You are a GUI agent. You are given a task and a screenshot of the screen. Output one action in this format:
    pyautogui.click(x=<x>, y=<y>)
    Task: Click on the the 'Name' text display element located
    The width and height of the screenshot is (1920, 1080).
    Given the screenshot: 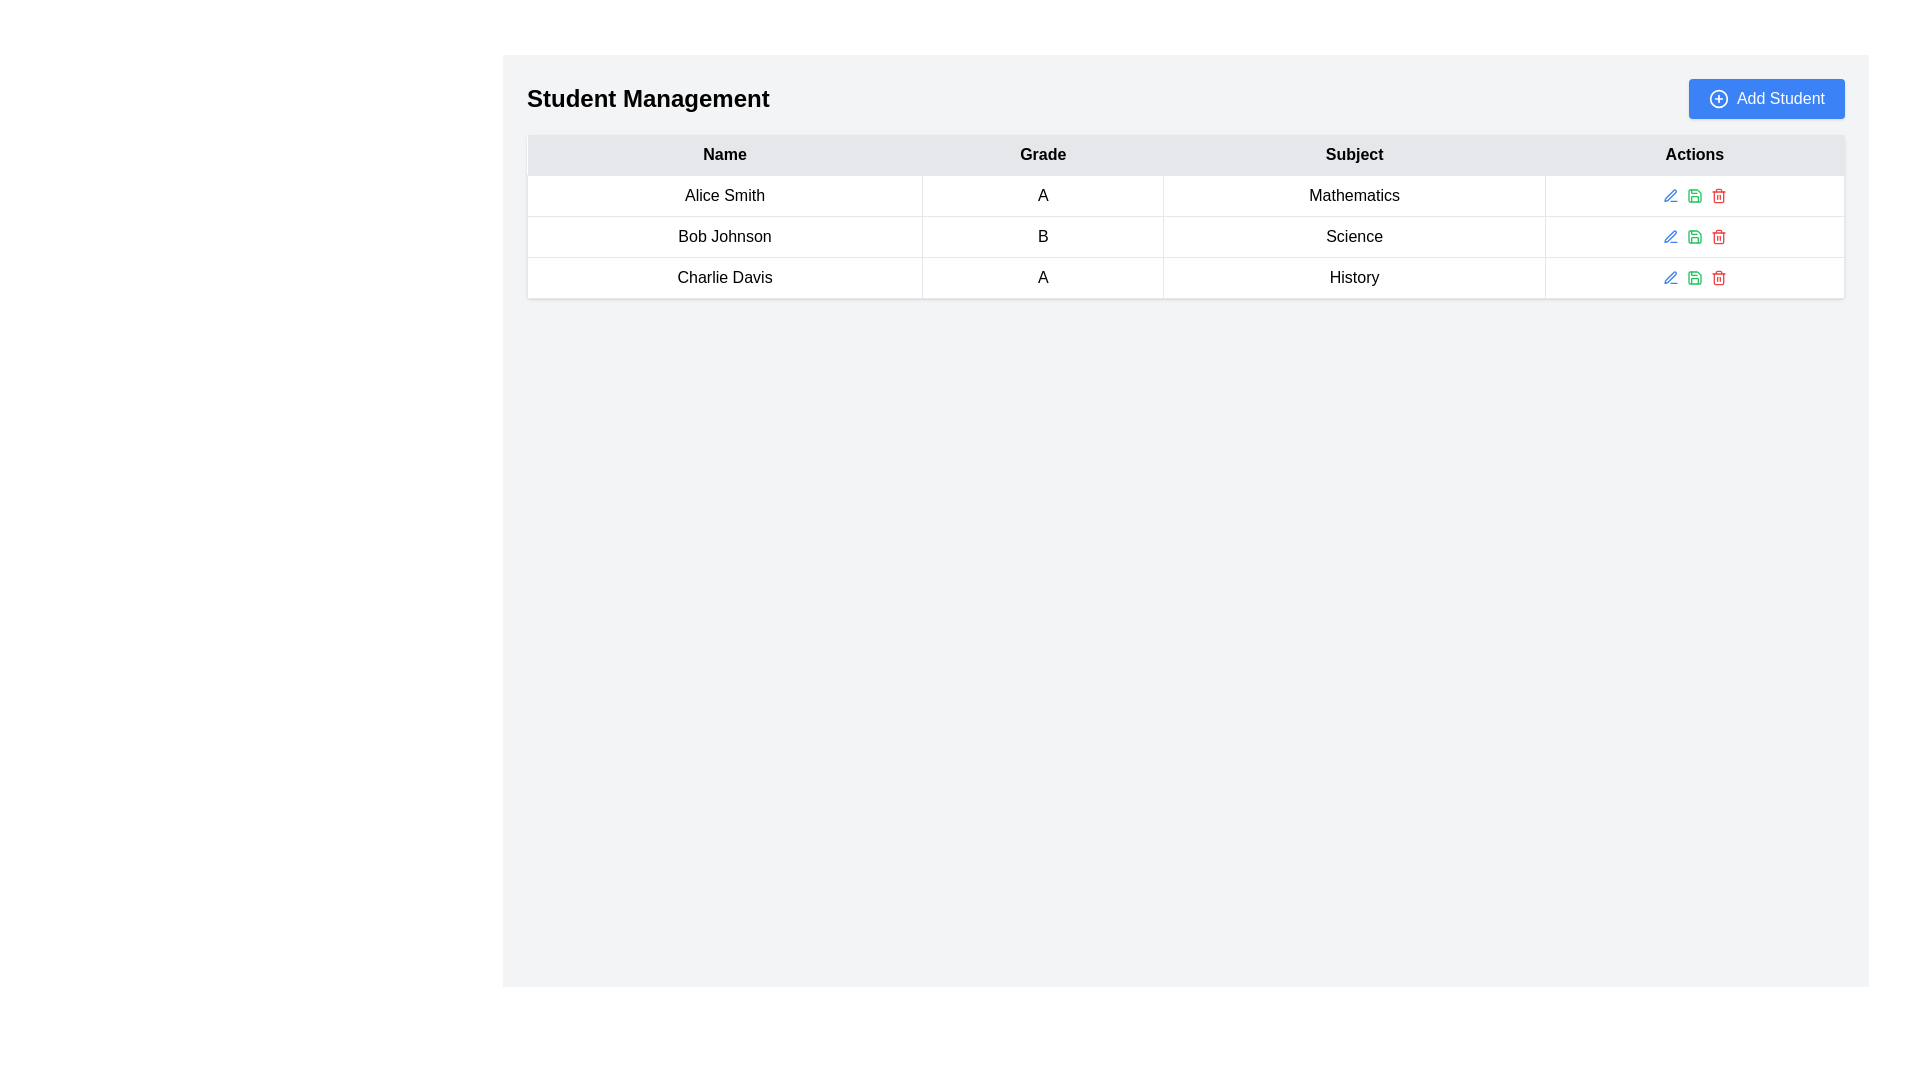 What is the action you would take?
    pyautogui.click(x=723, y=196)
    